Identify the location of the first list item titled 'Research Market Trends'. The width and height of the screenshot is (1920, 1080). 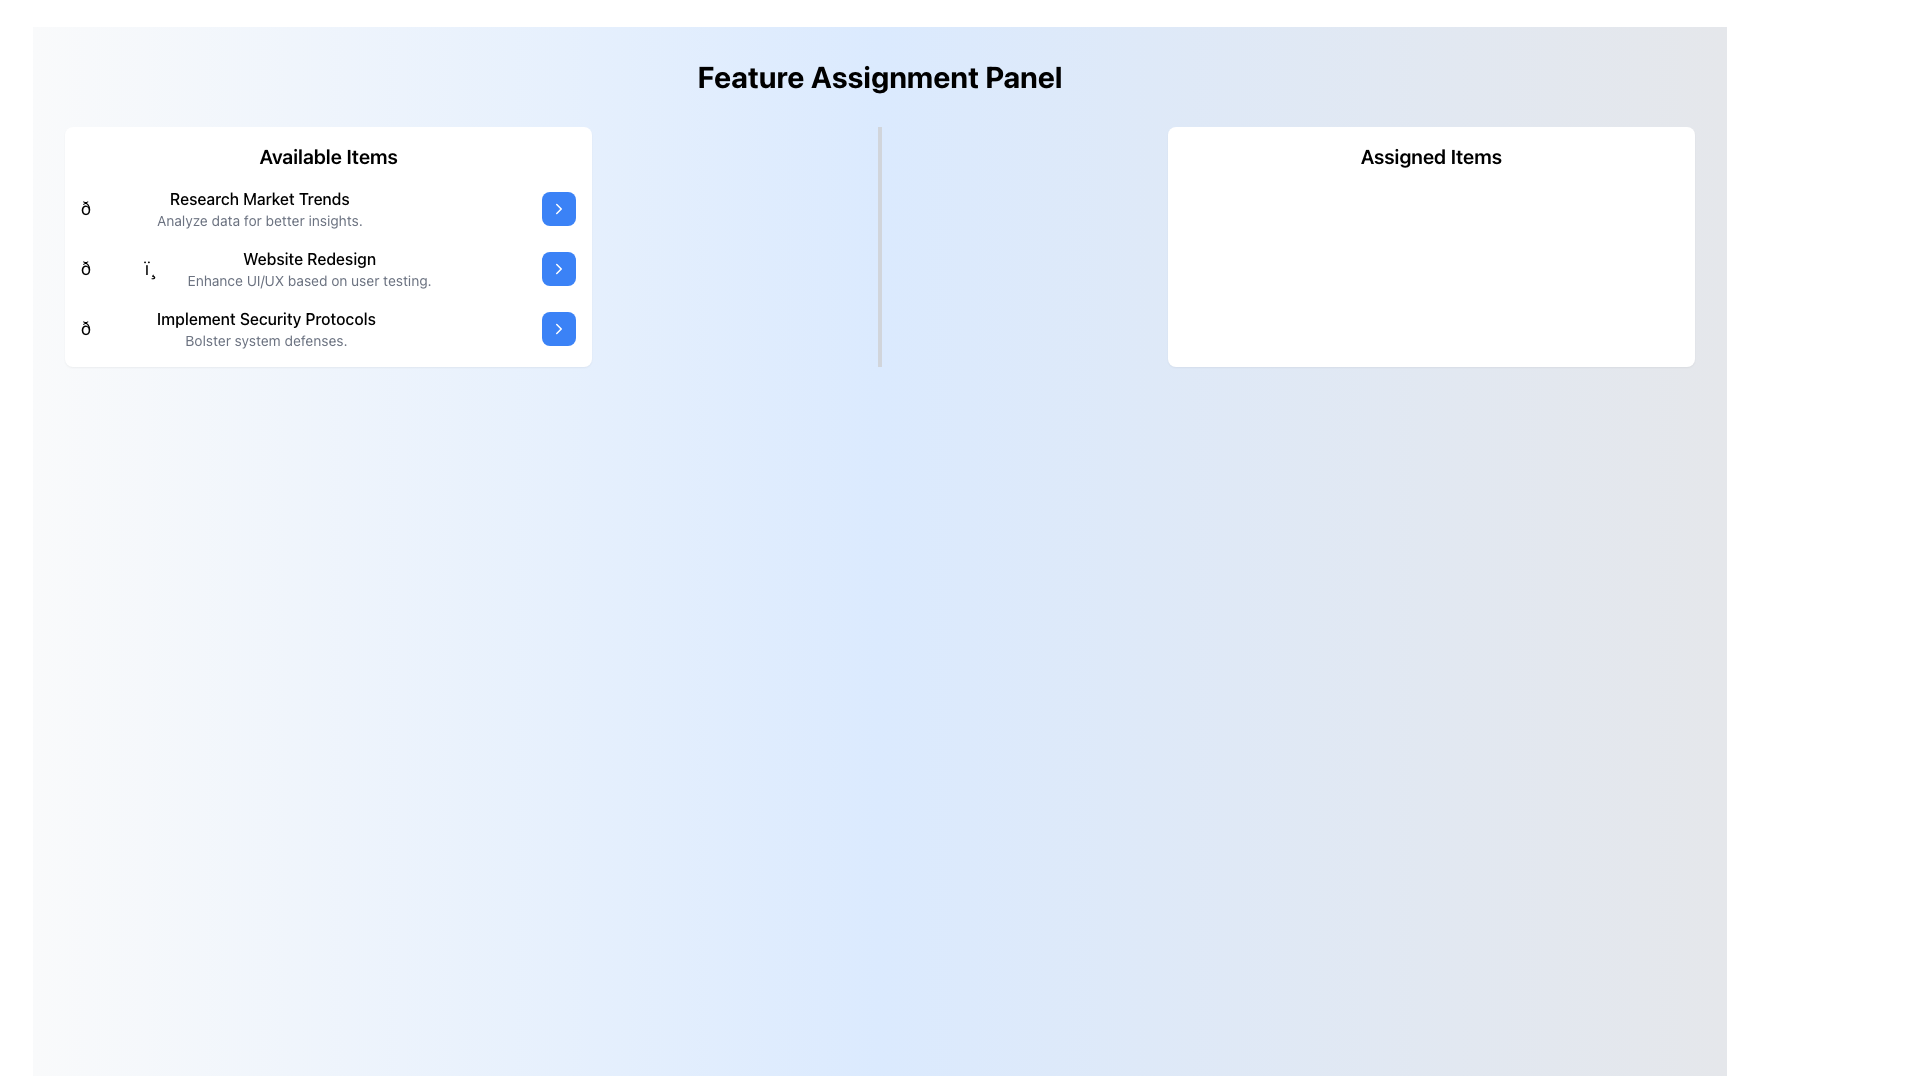
(328, 208).